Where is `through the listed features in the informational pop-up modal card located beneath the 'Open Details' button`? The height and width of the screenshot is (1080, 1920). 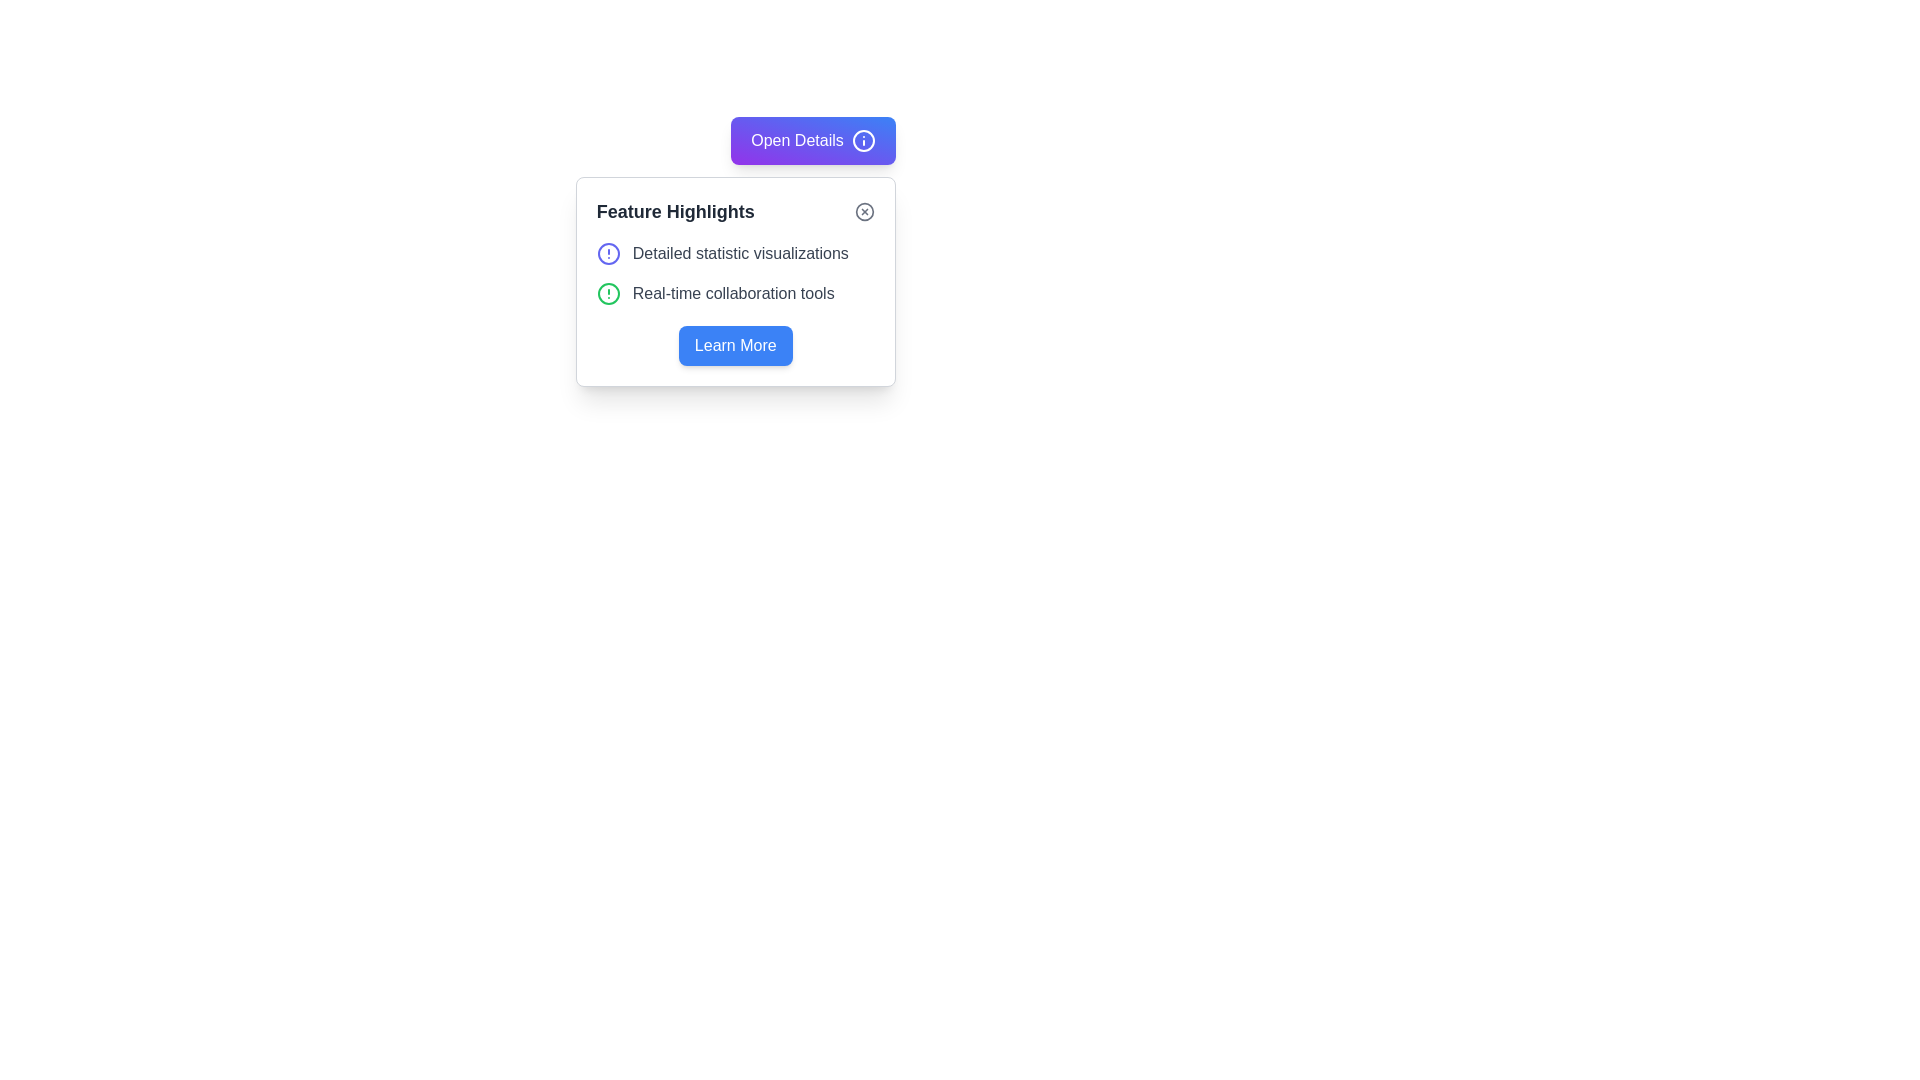 through the listed features in the informational pop-up modal card located beneath the 'Open Details' button is located at coordinates (734, 281).